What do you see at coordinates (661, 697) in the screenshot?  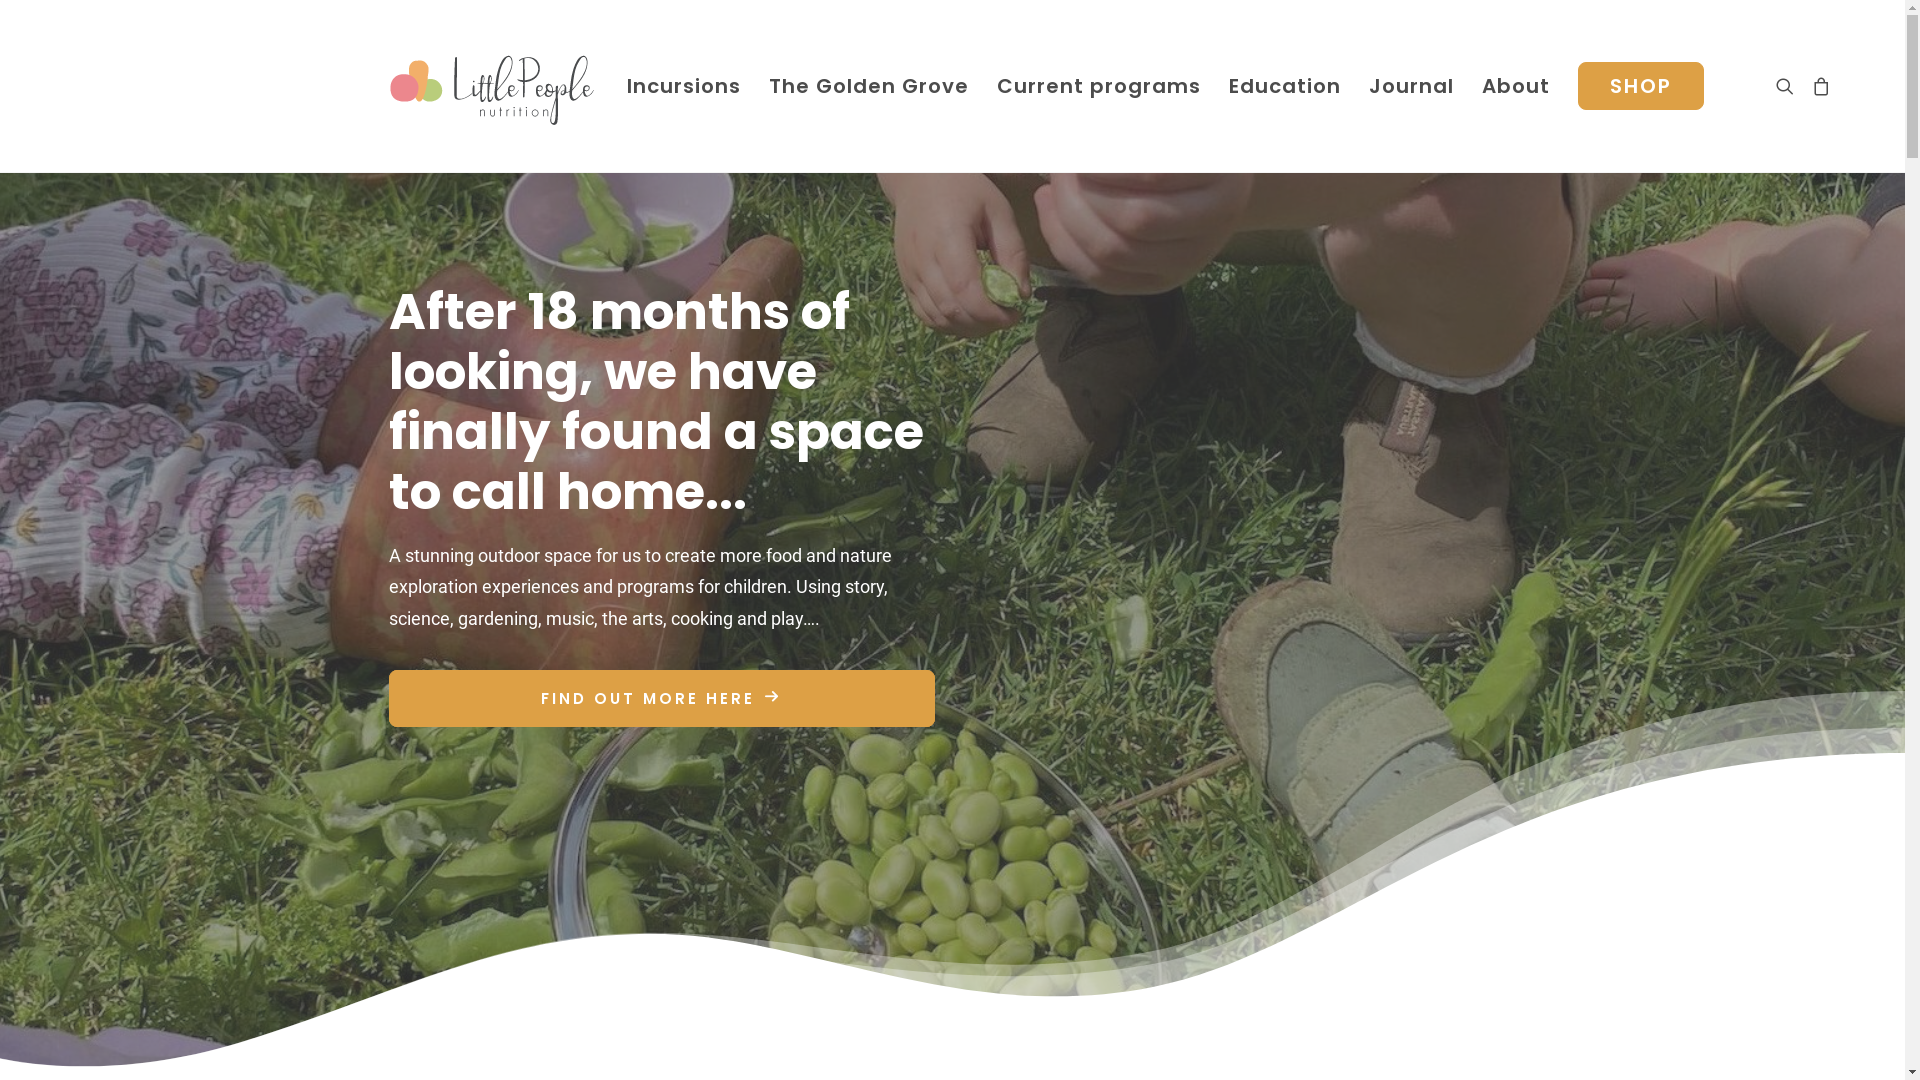 I see `'FIND OUT MORE HERE'` at bounding box center [661, 697].